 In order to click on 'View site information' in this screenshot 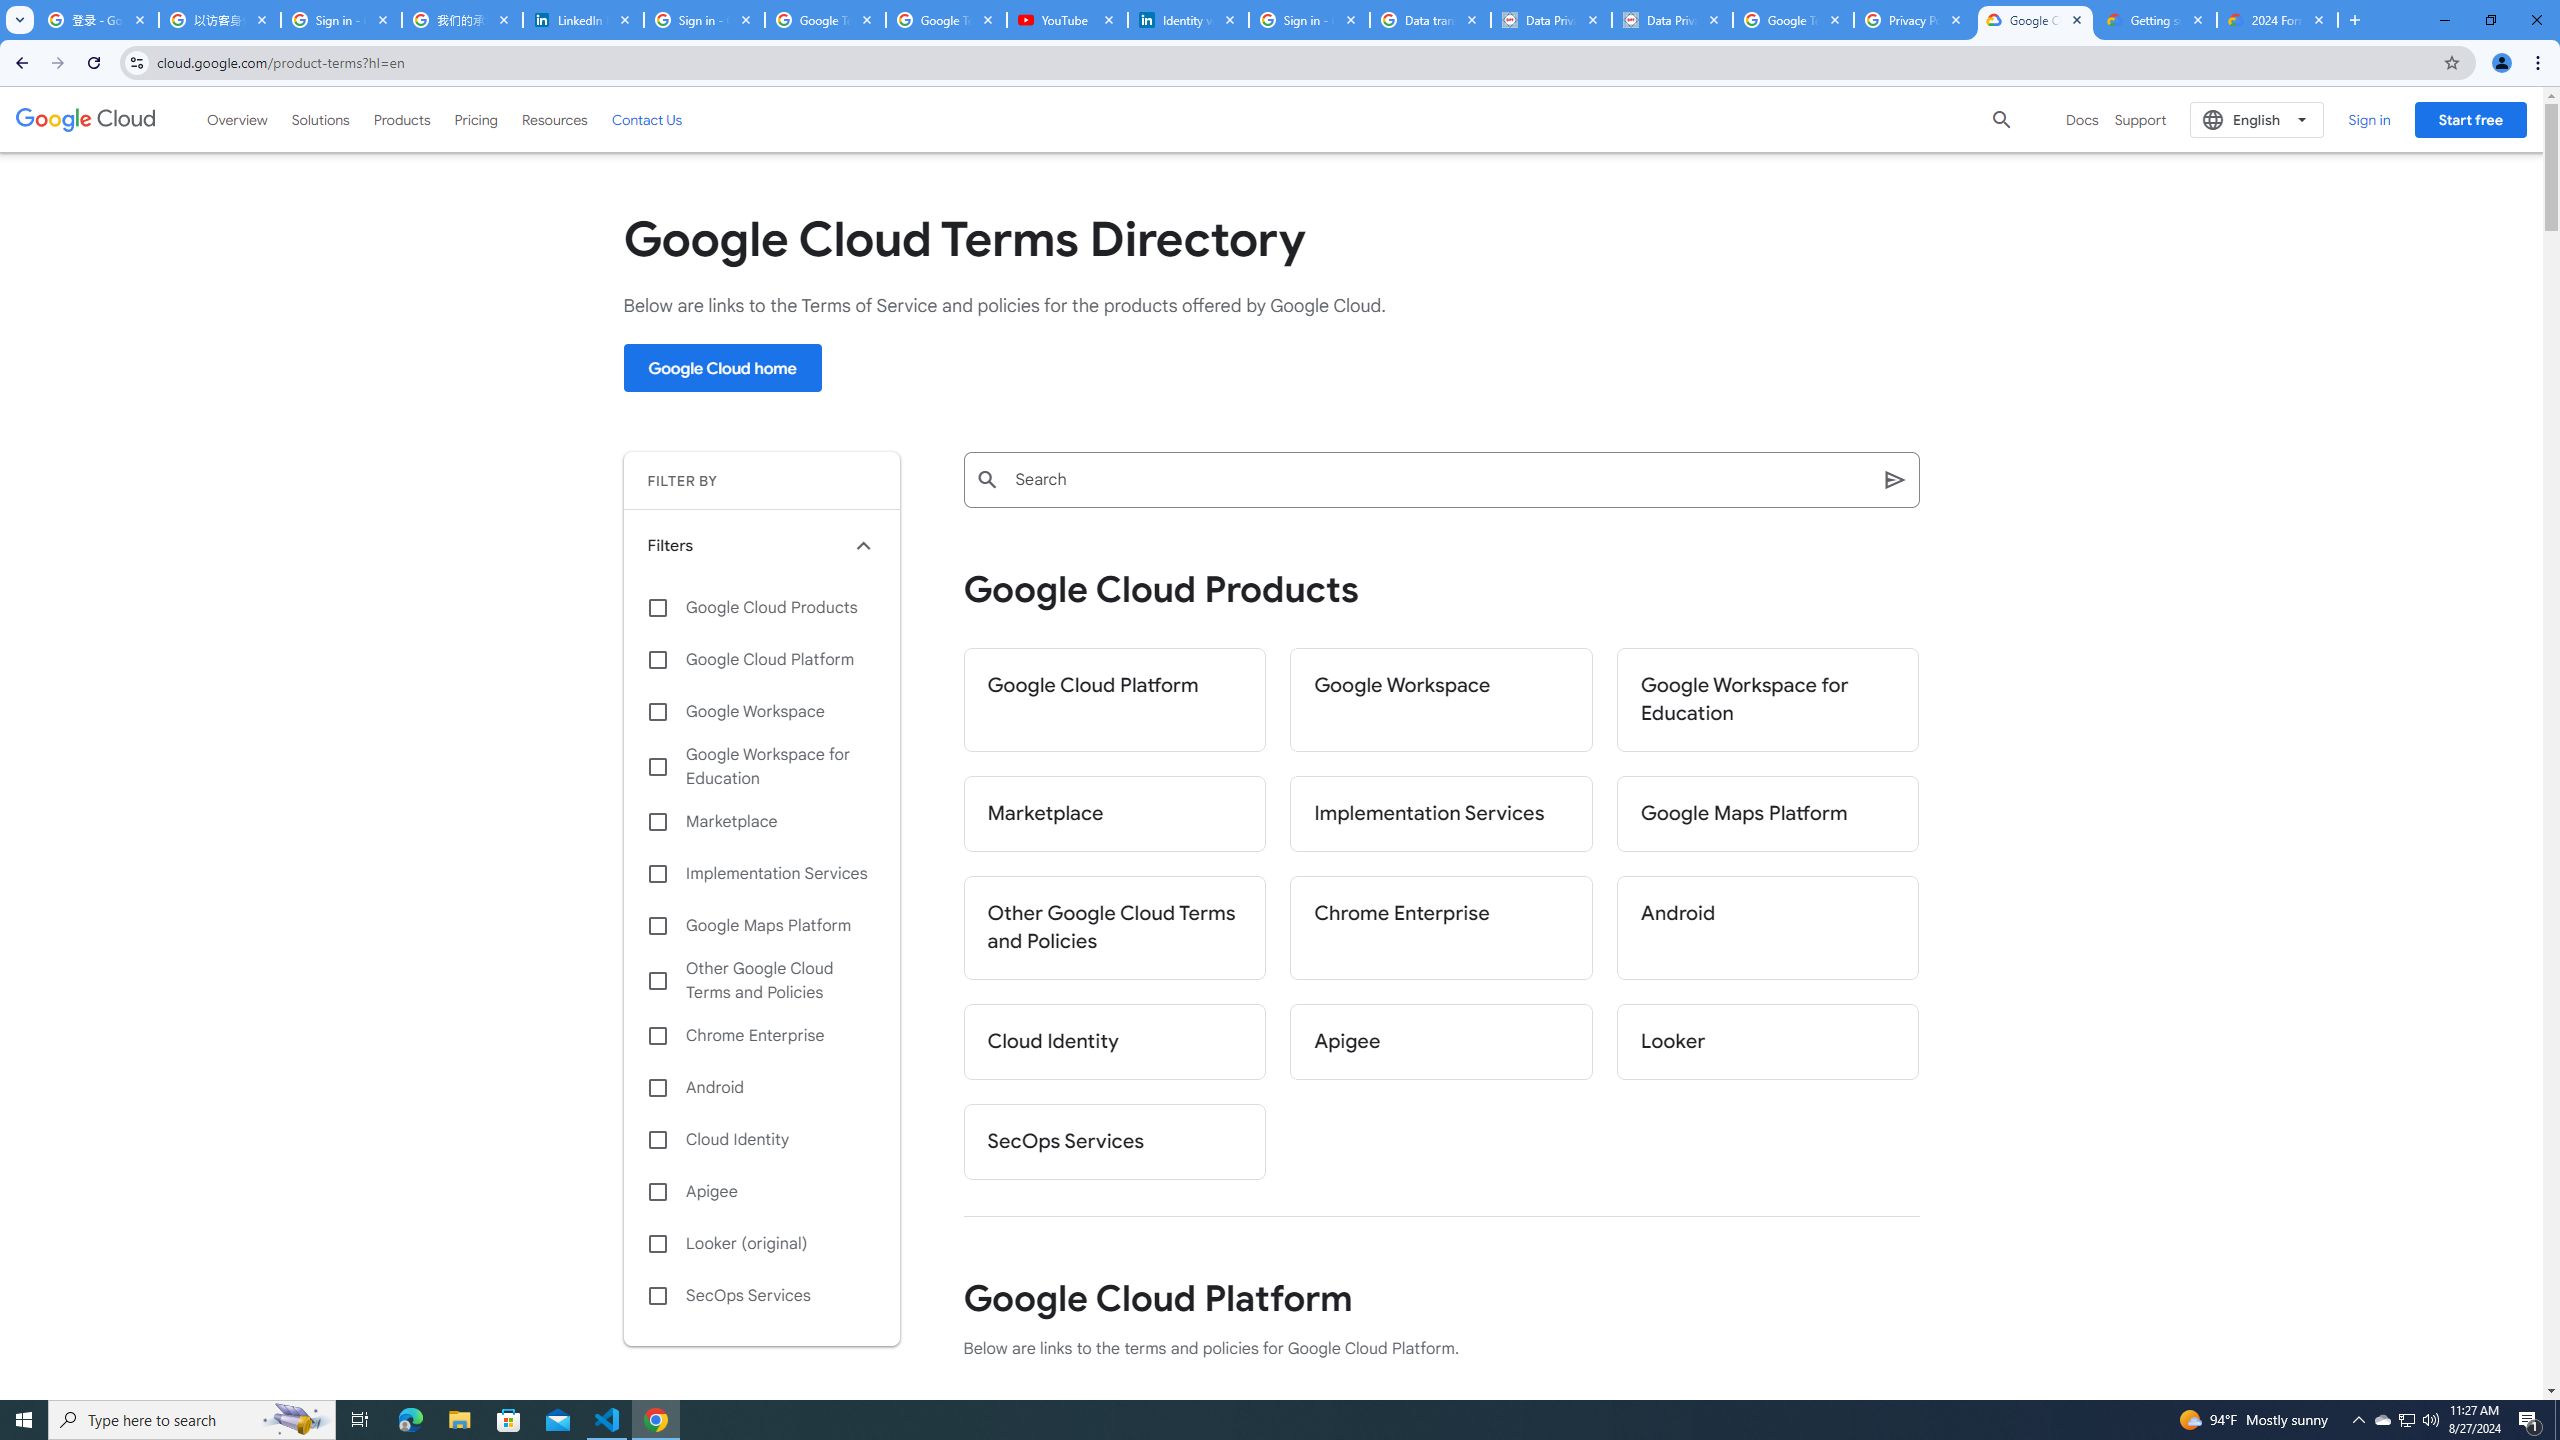, I will do `click(135, 61)`.